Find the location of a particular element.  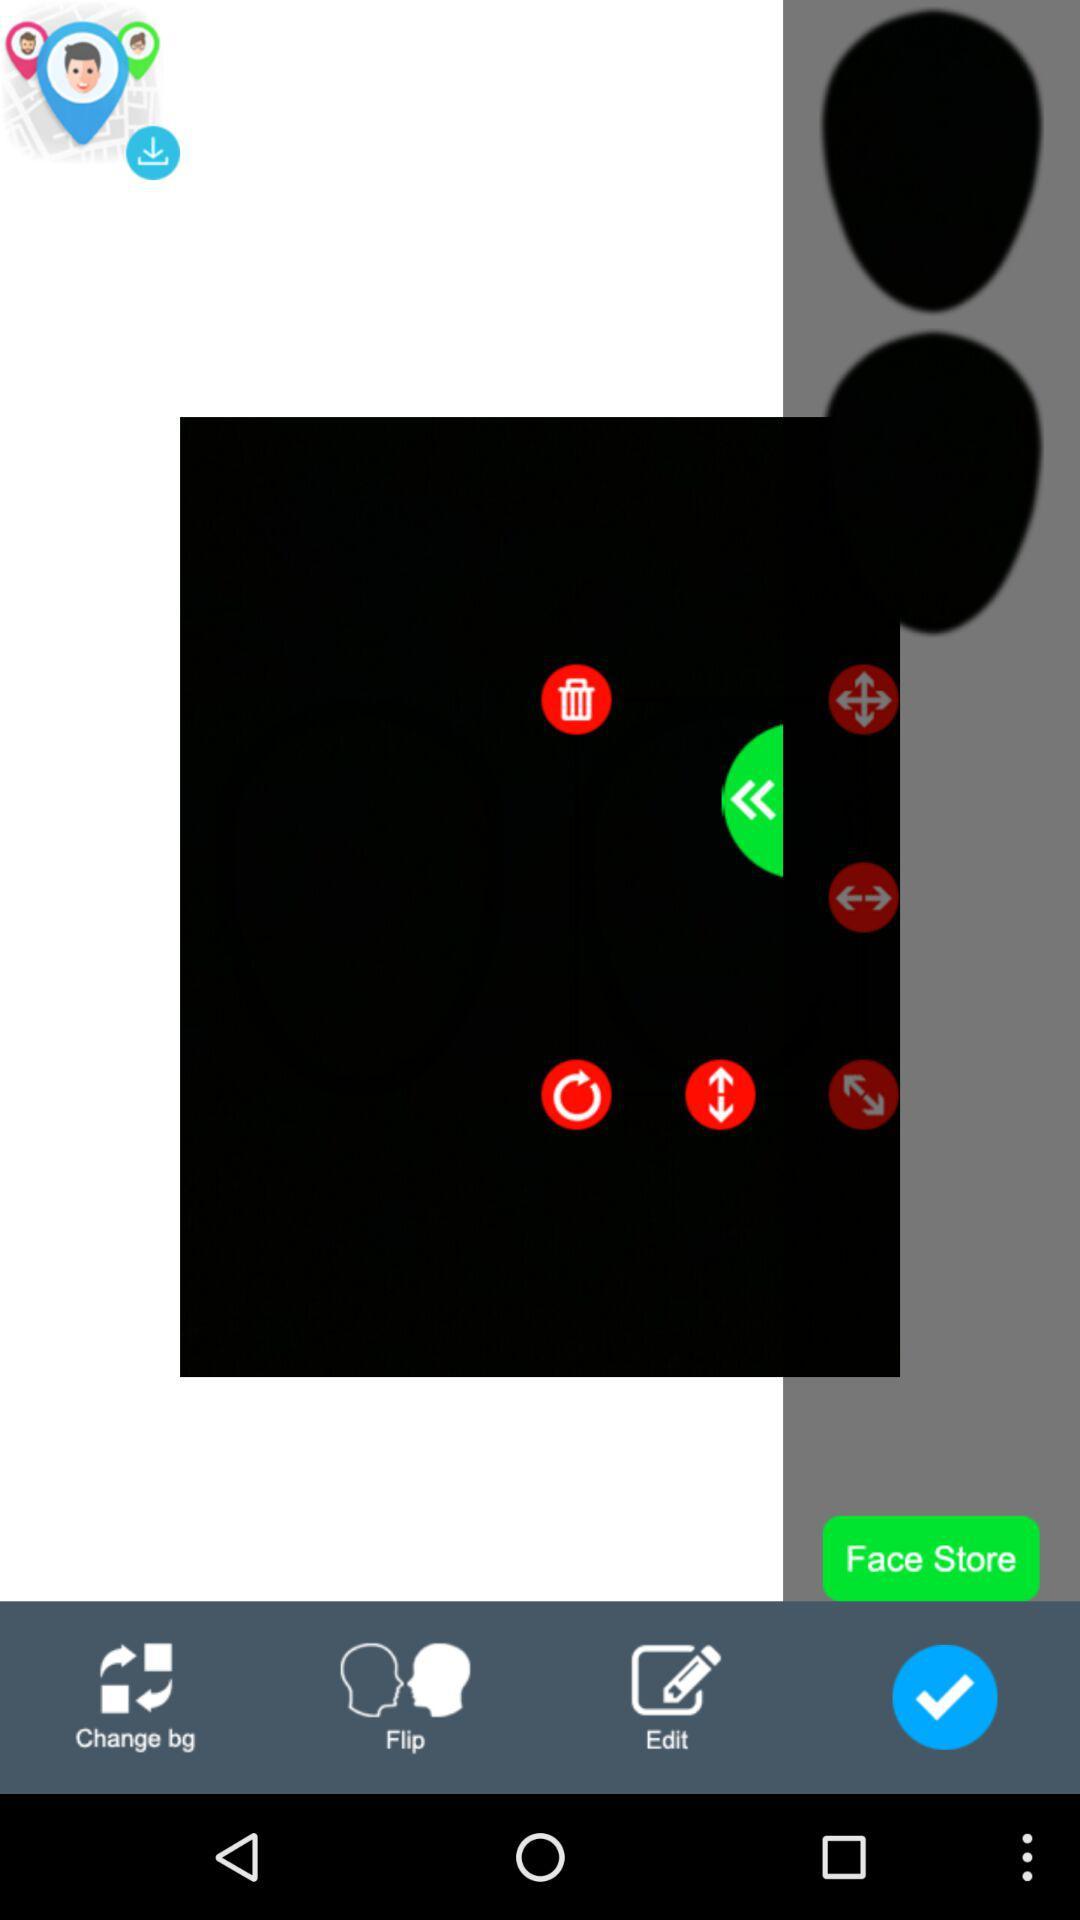

edit button is located at coordinates (675, 1696).